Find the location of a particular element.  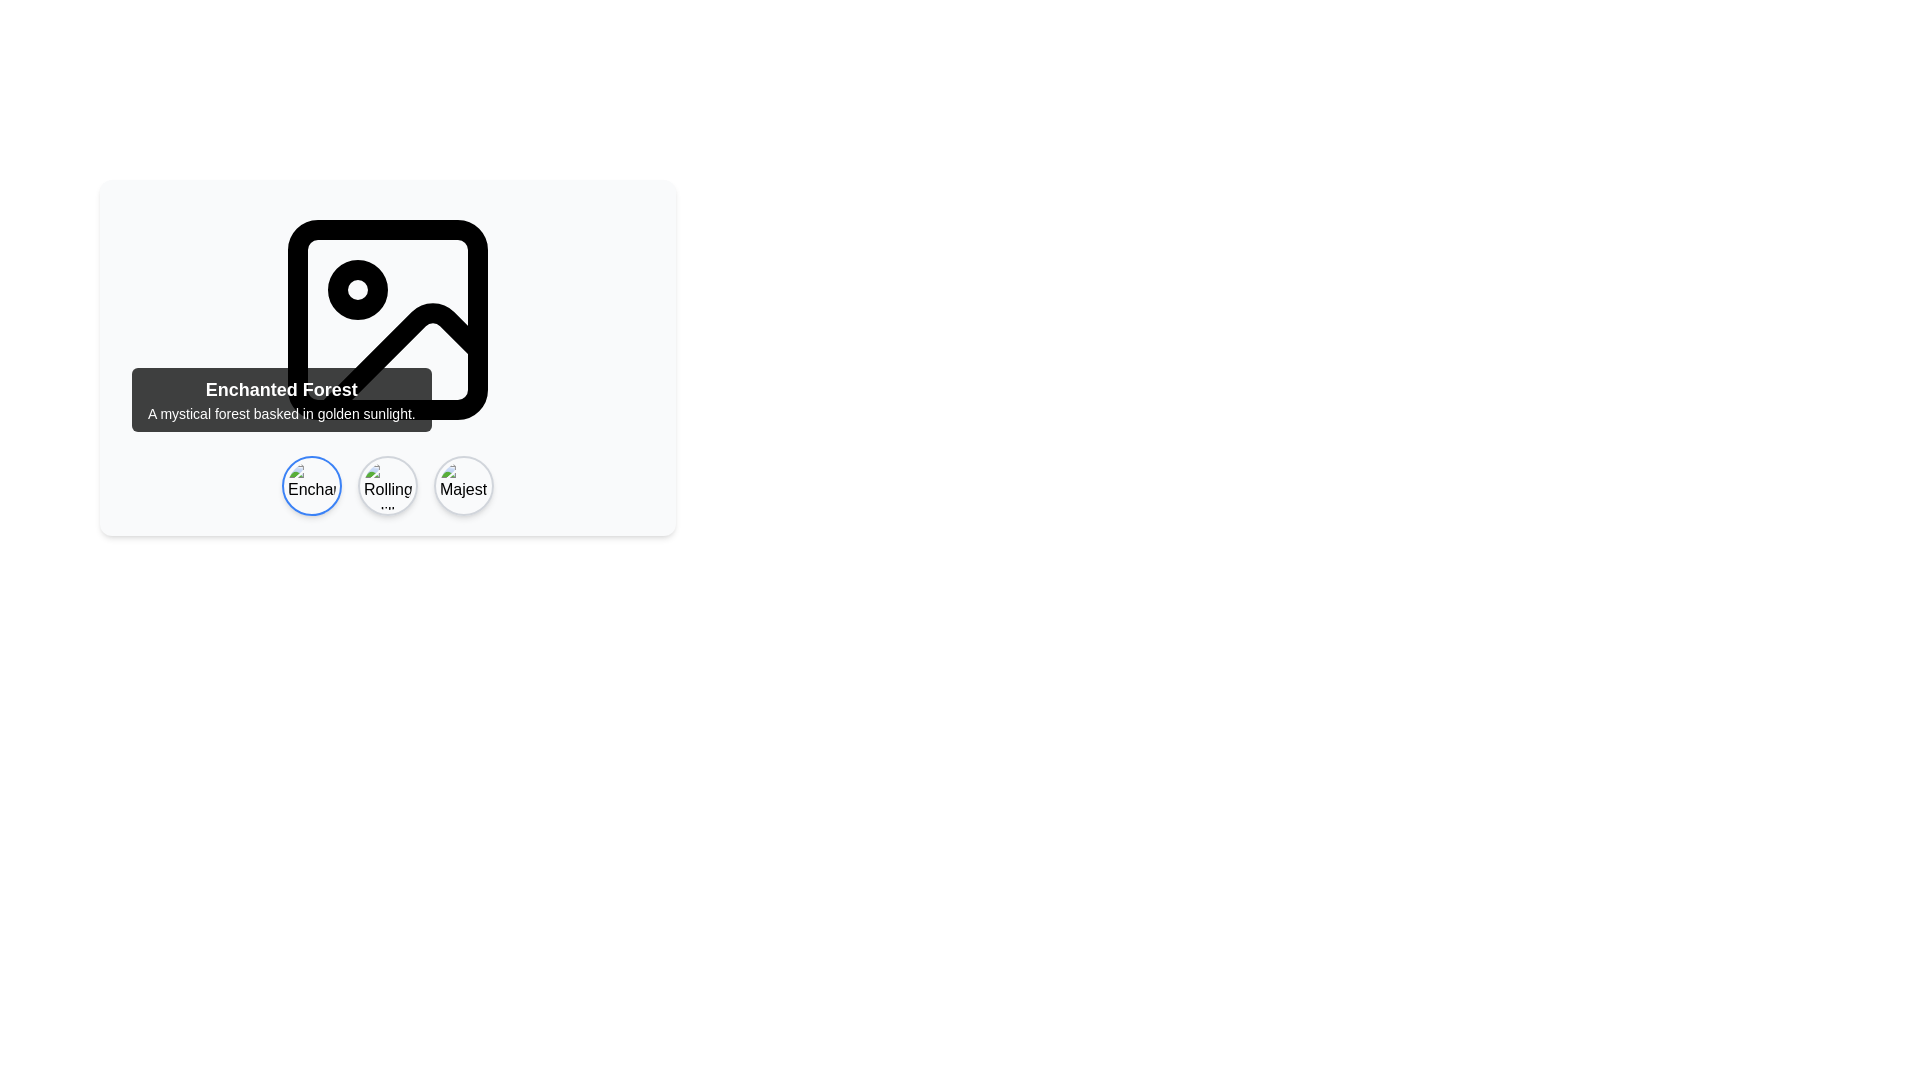

the clickable circular card labeled 'Majest', which is the third item in a group of circular elements, to trigger a visual effect is located at coordinates (463, 486).